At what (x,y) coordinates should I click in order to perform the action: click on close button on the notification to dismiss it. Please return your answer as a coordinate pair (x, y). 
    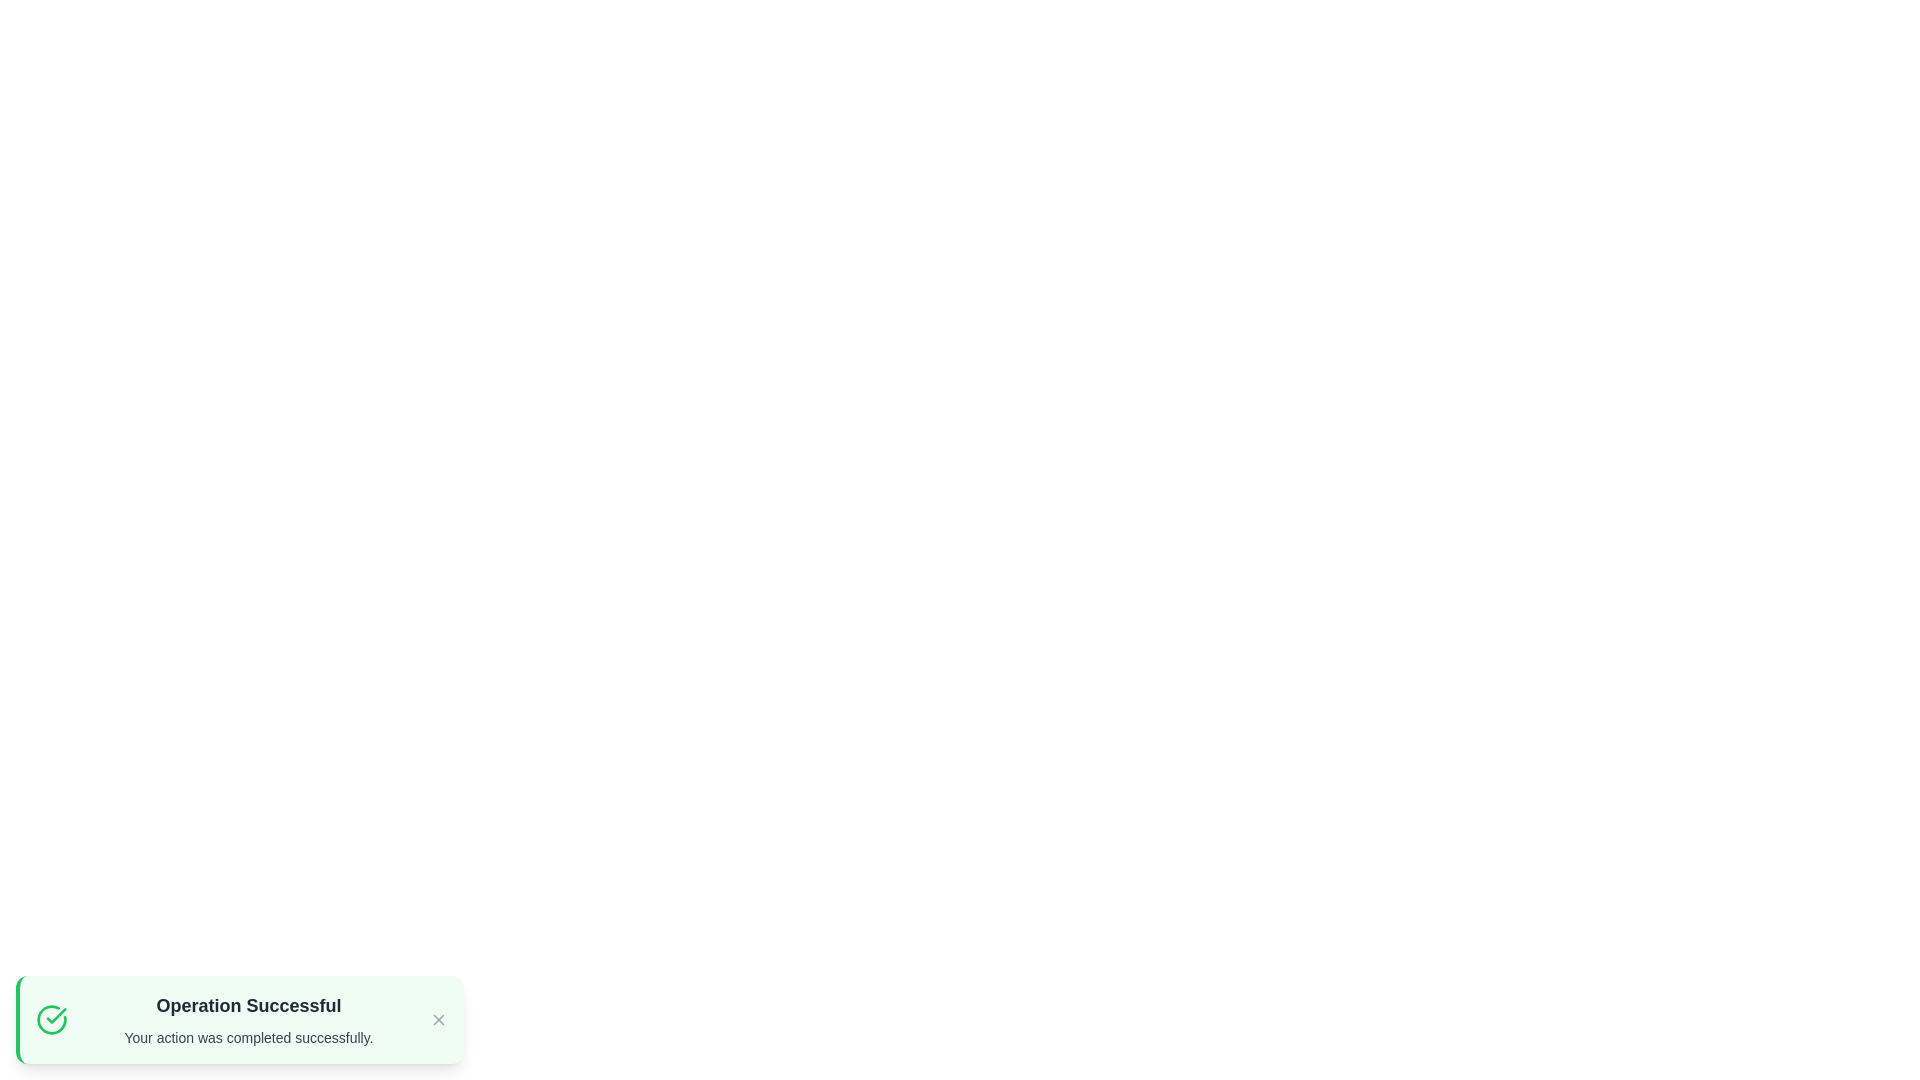
    Looking at the image, I should click on (437, 1019).